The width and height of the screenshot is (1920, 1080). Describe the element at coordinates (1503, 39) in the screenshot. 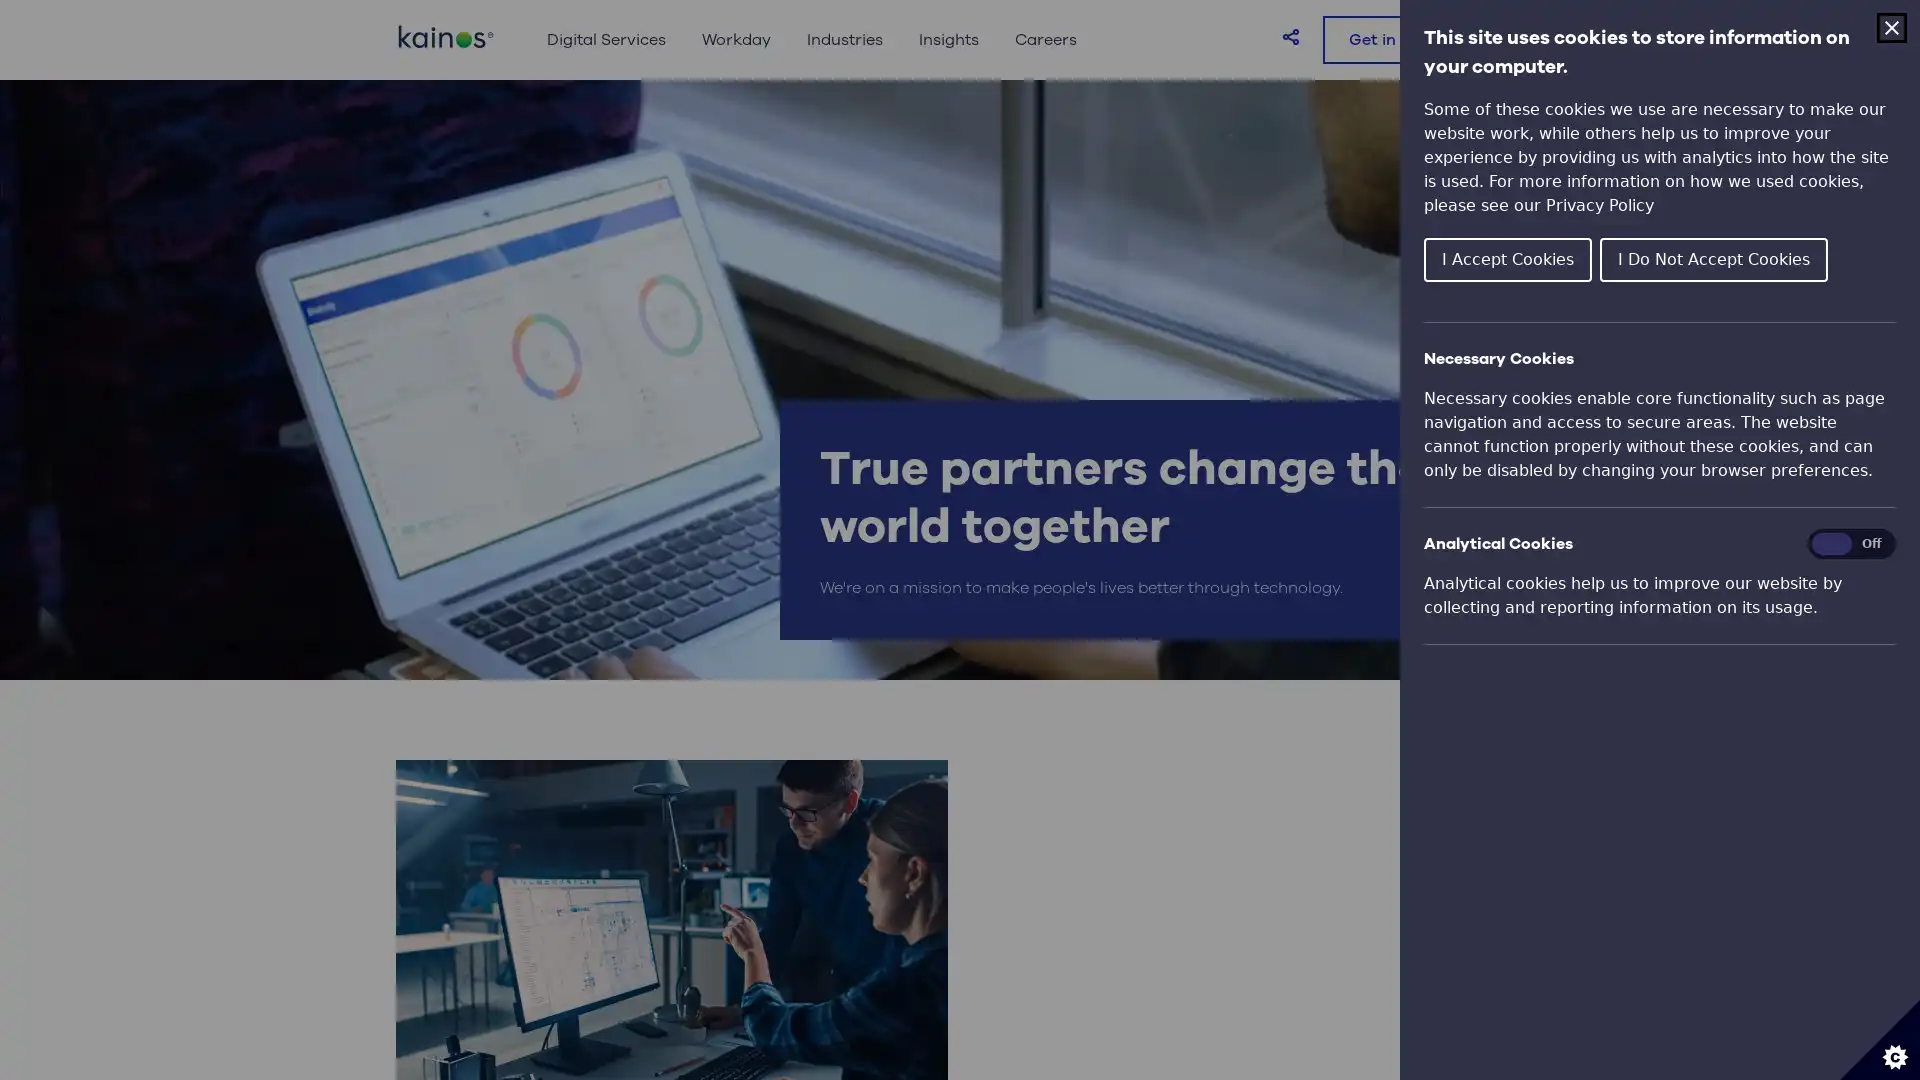

I see `Search` at that location.